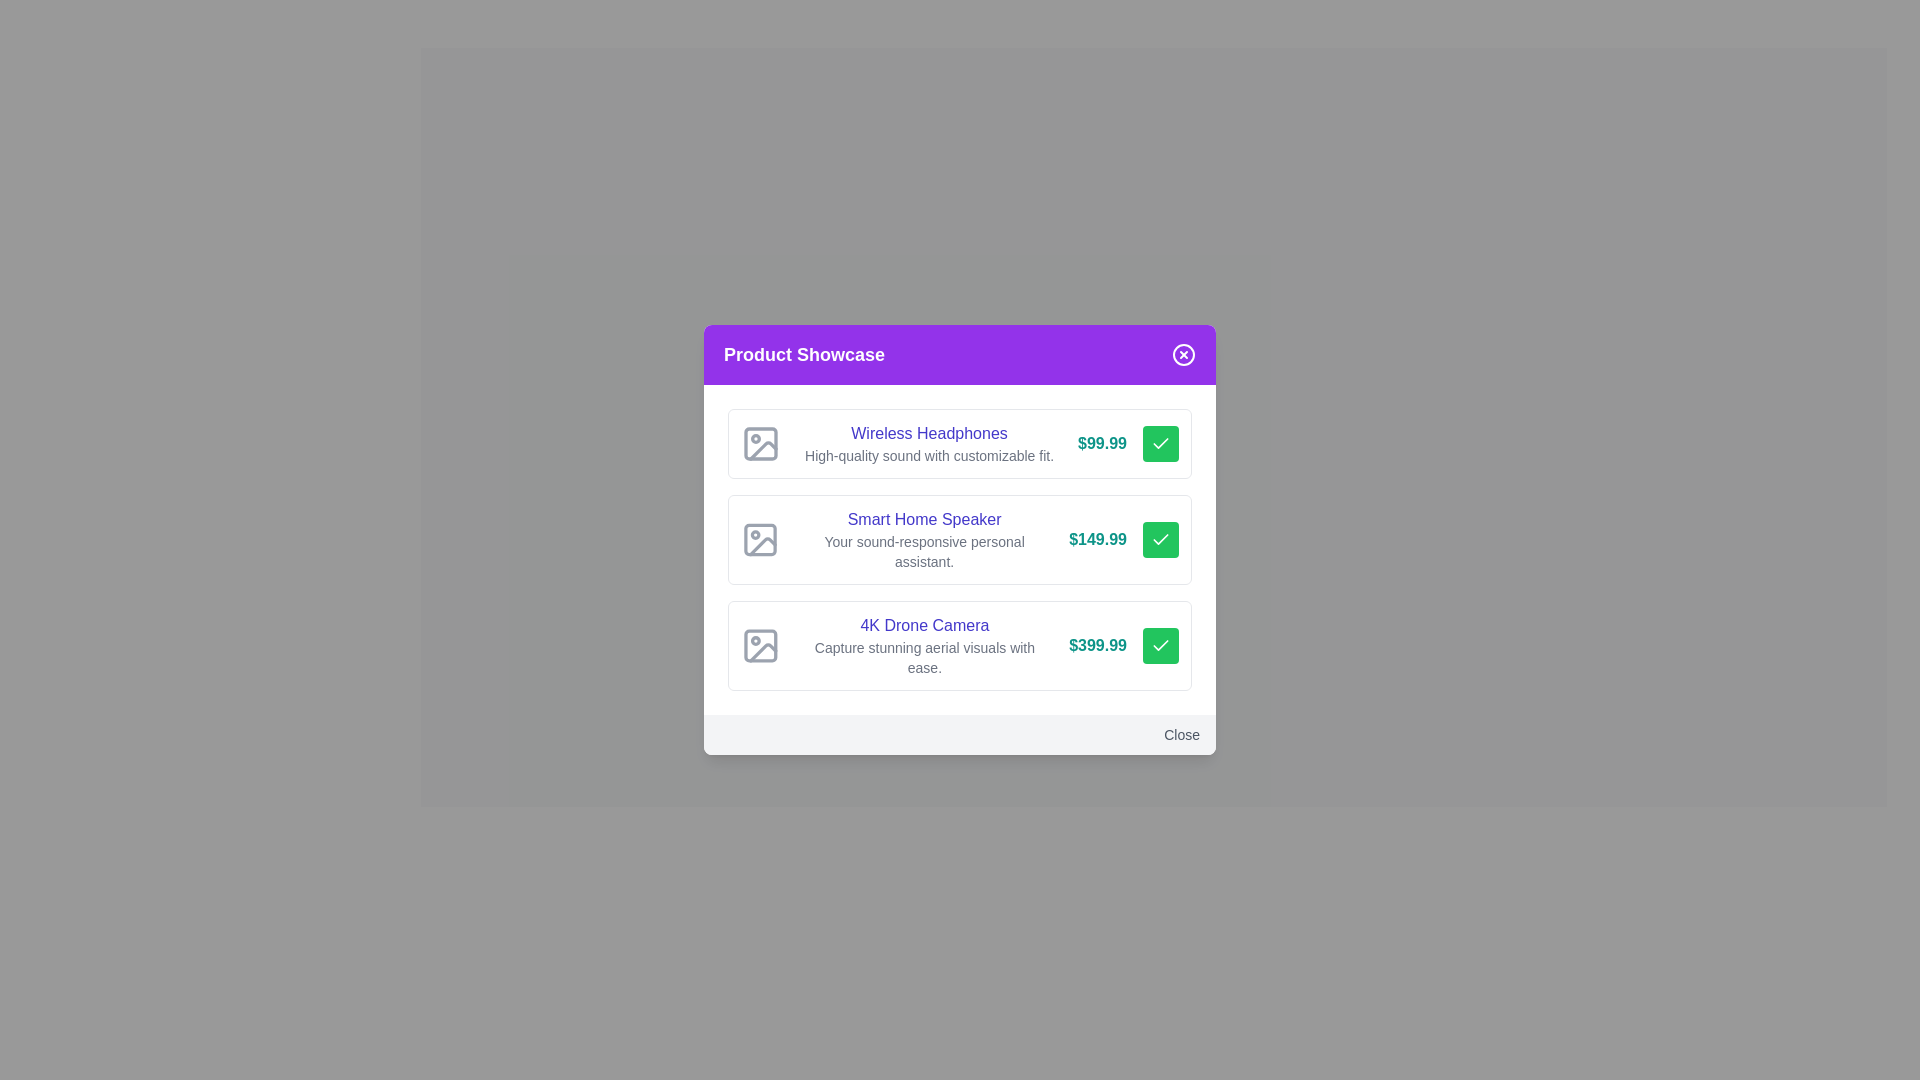 The image size is (1920, 1080). I want to click on text displayed in the price label for the 4K Drone Camera, which is located on the right side of the product description and above the selection button, so click(1097, 645).